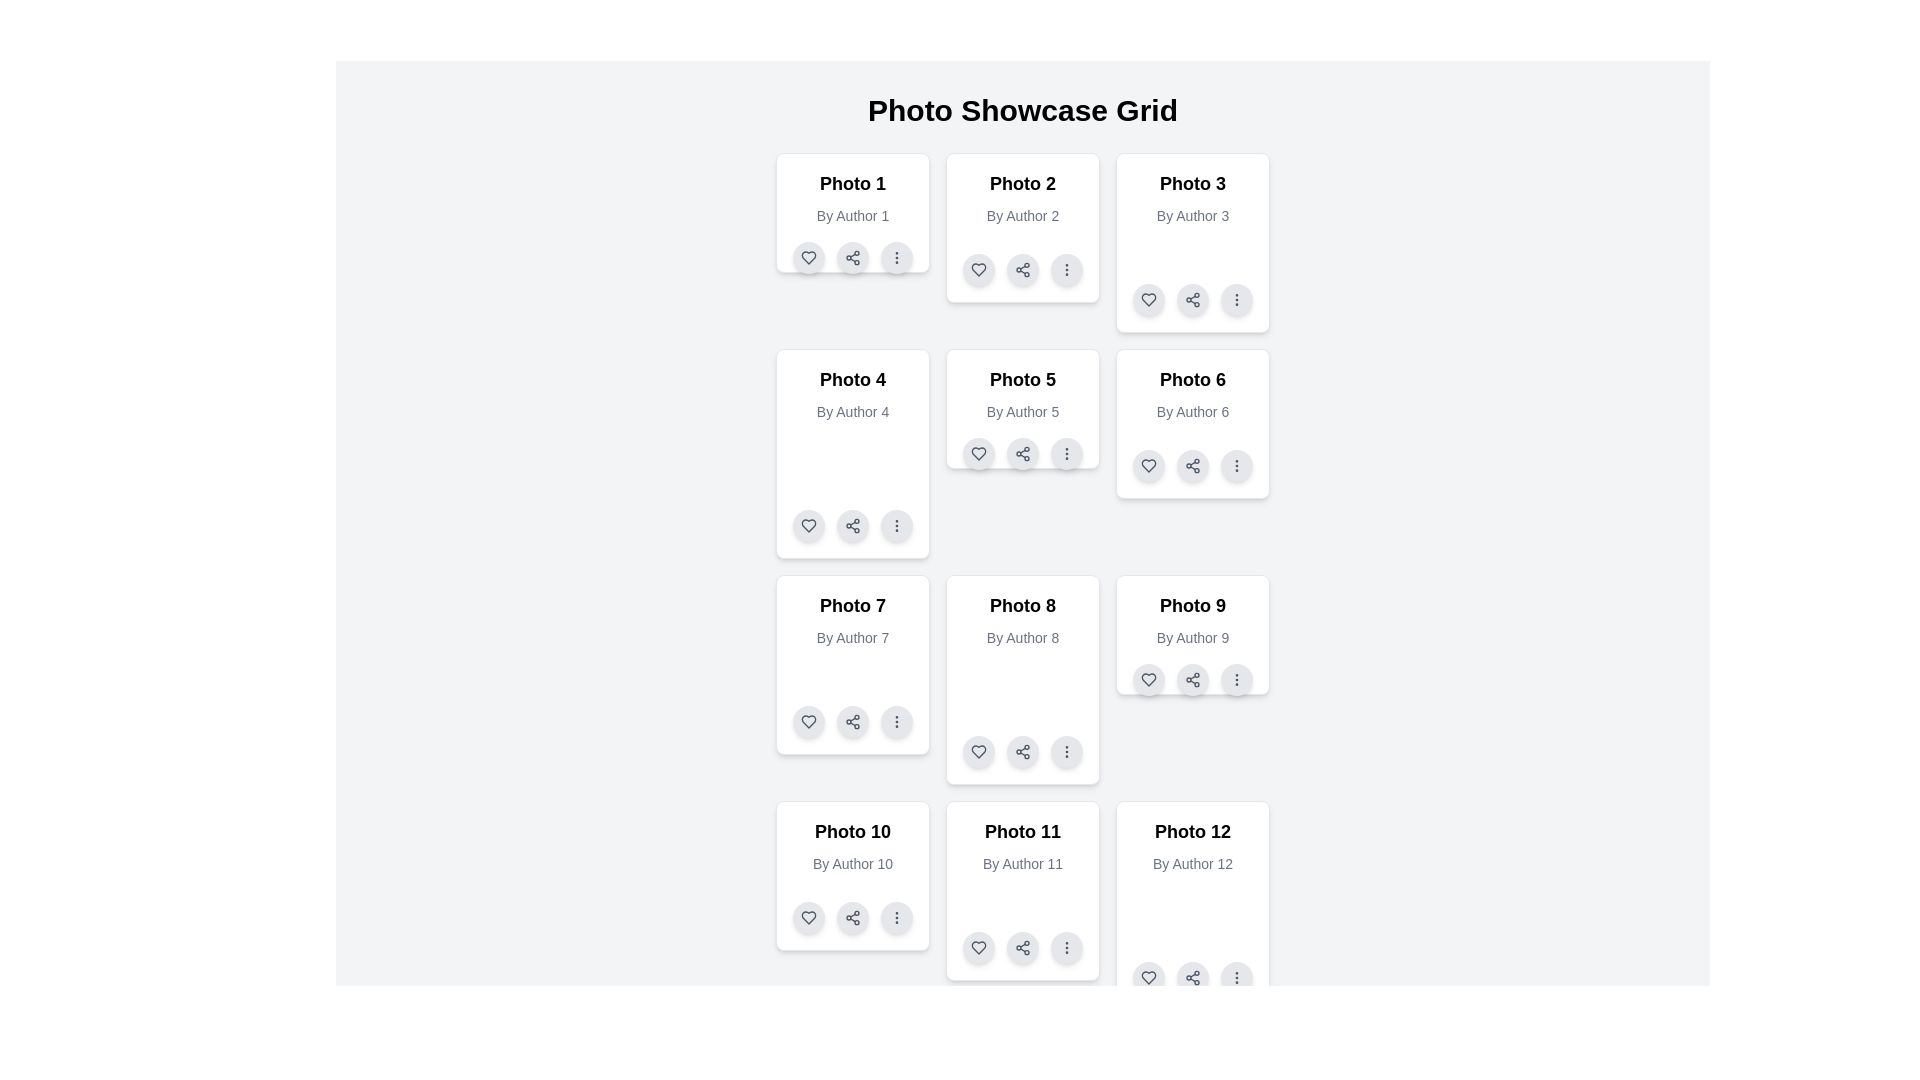  I want to click on the Text label providing attribution or author information for the content represented in the card, located directly beneath the title 'Photo 3', so click(1193, 216).